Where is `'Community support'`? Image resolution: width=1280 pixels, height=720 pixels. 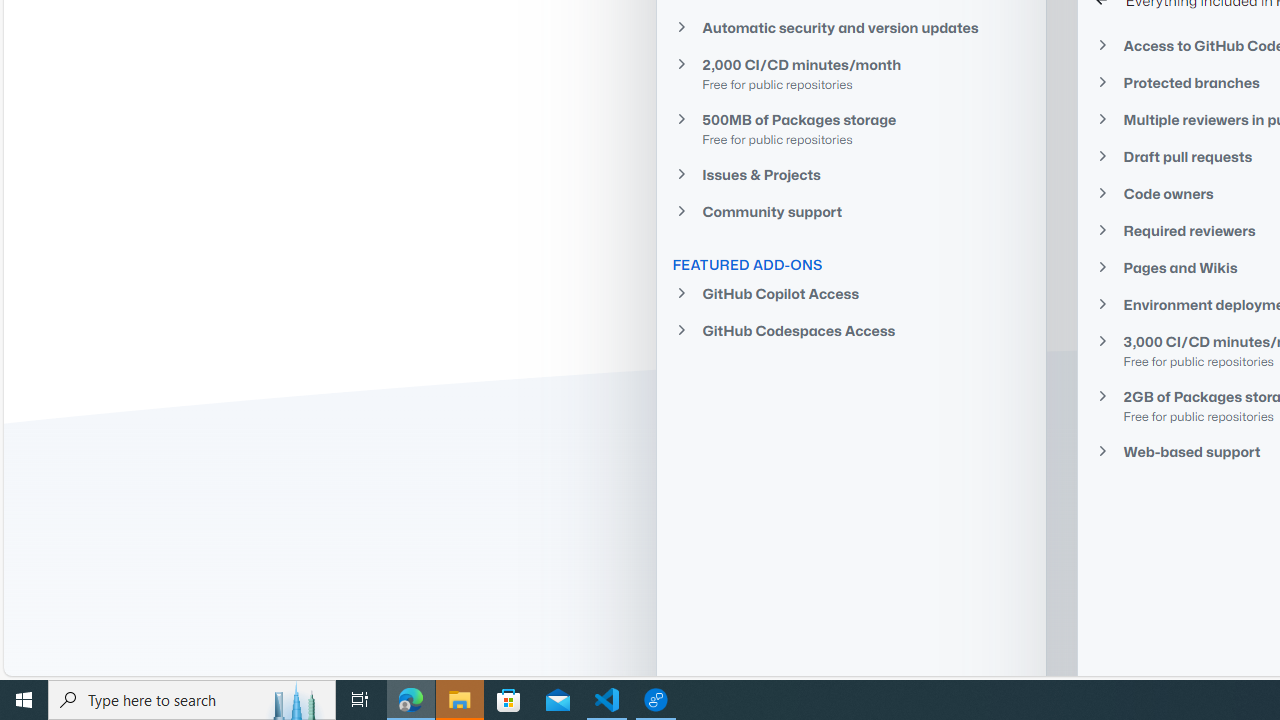
'Community support' is located at coordinates (851, 211).